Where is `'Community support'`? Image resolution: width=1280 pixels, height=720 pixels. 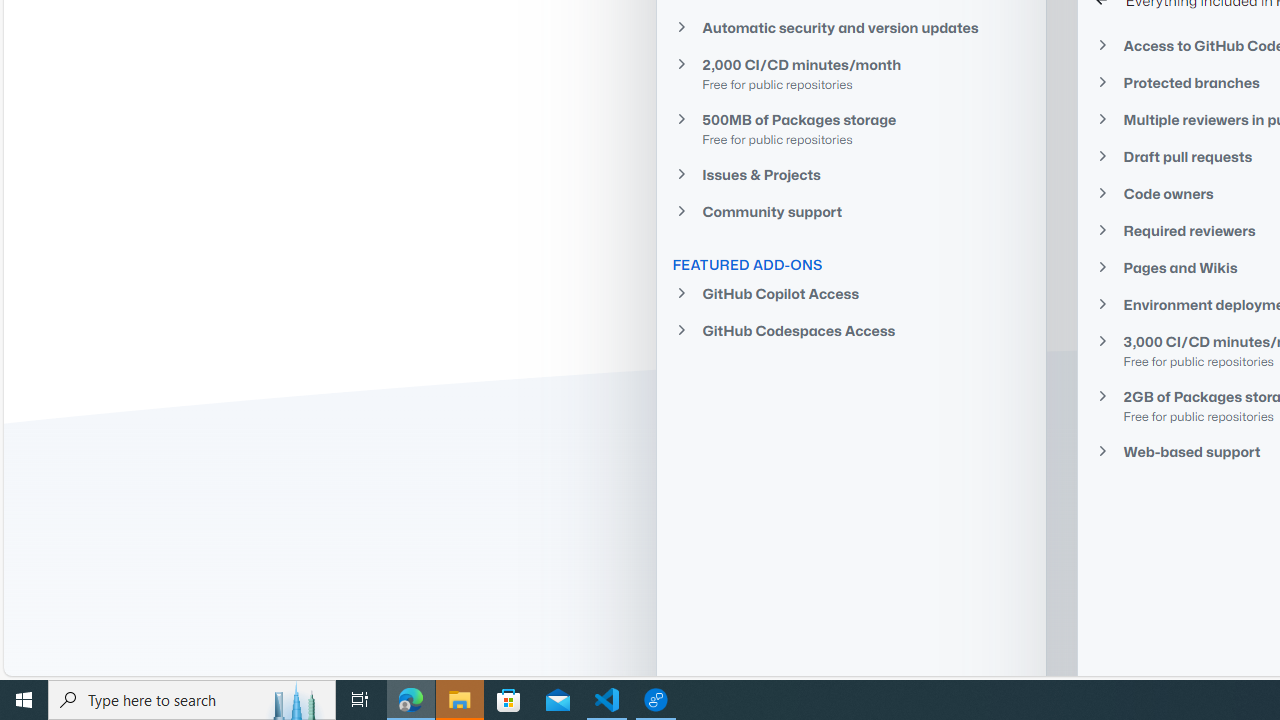
'Community support' is located at coordinates (851, 211).